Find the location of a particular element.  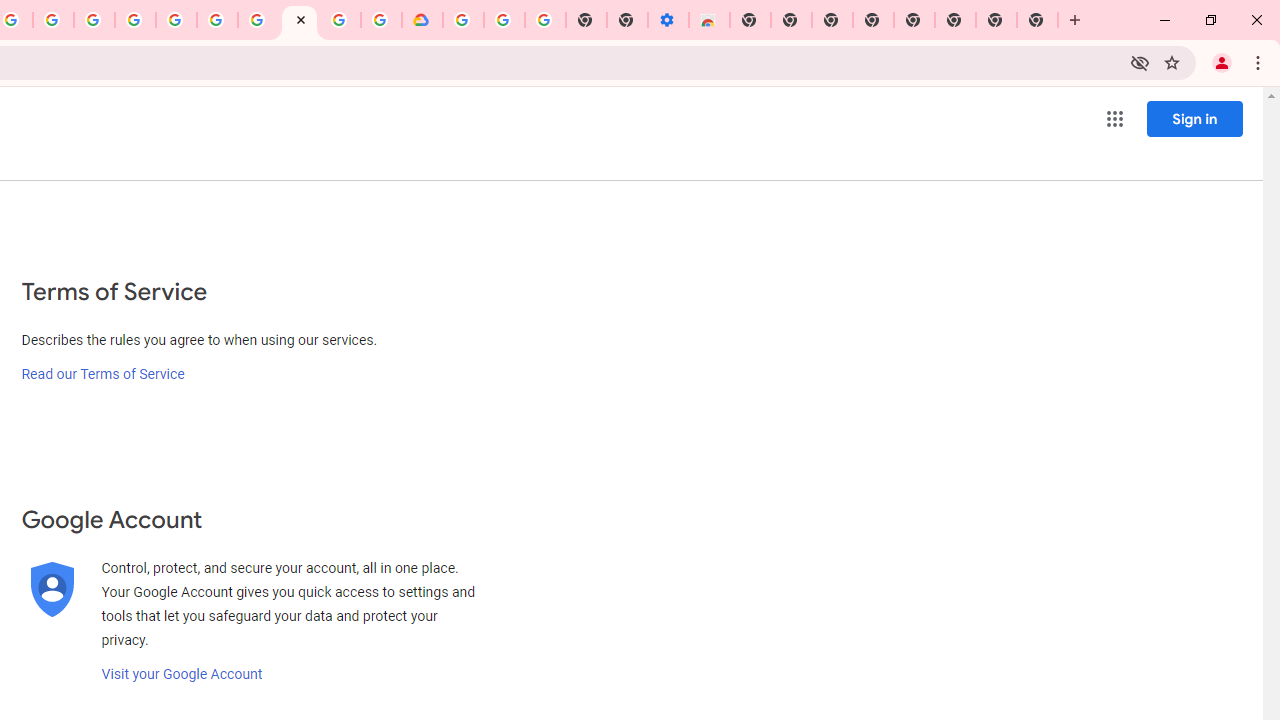

'Ad Settings' is located at coordinates (134, 20).